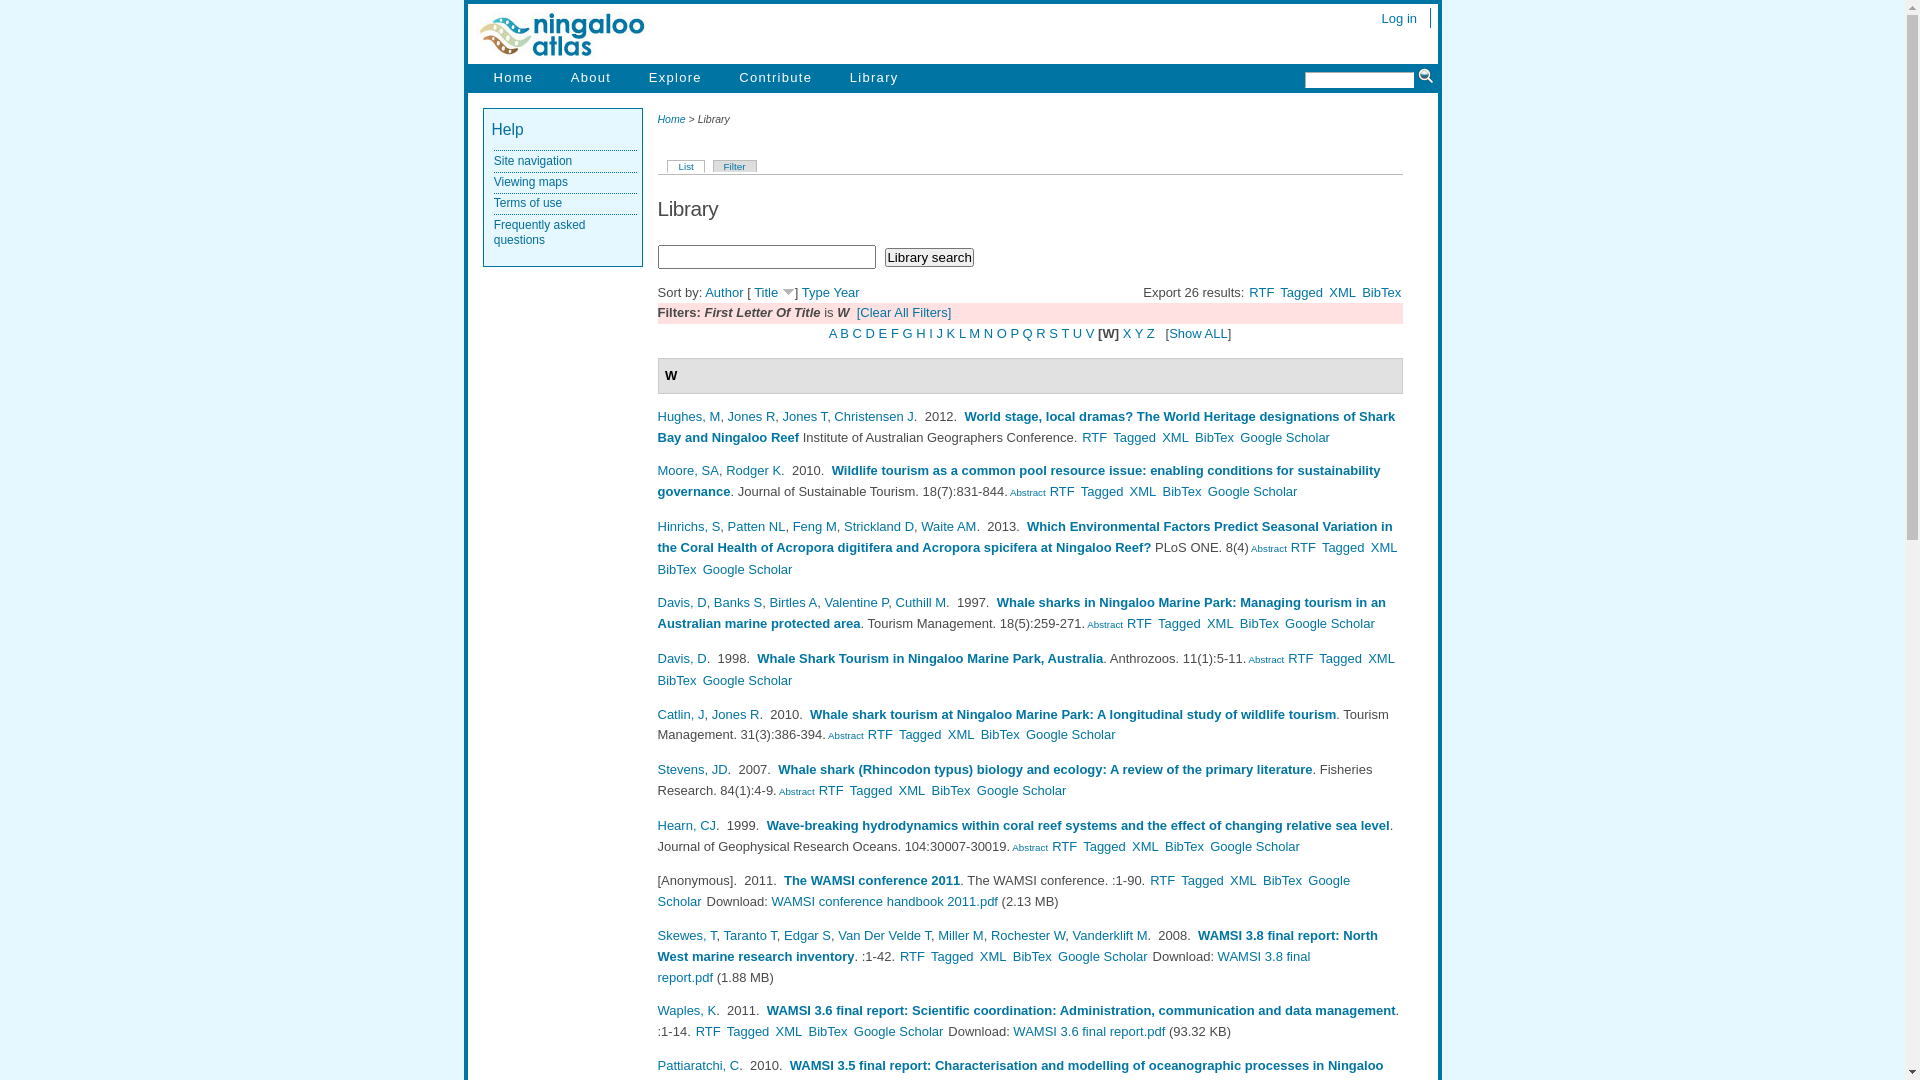 The width and height of the screenshot is (1920, 1080). I want to click on 'Contribute', so click(774, 76).